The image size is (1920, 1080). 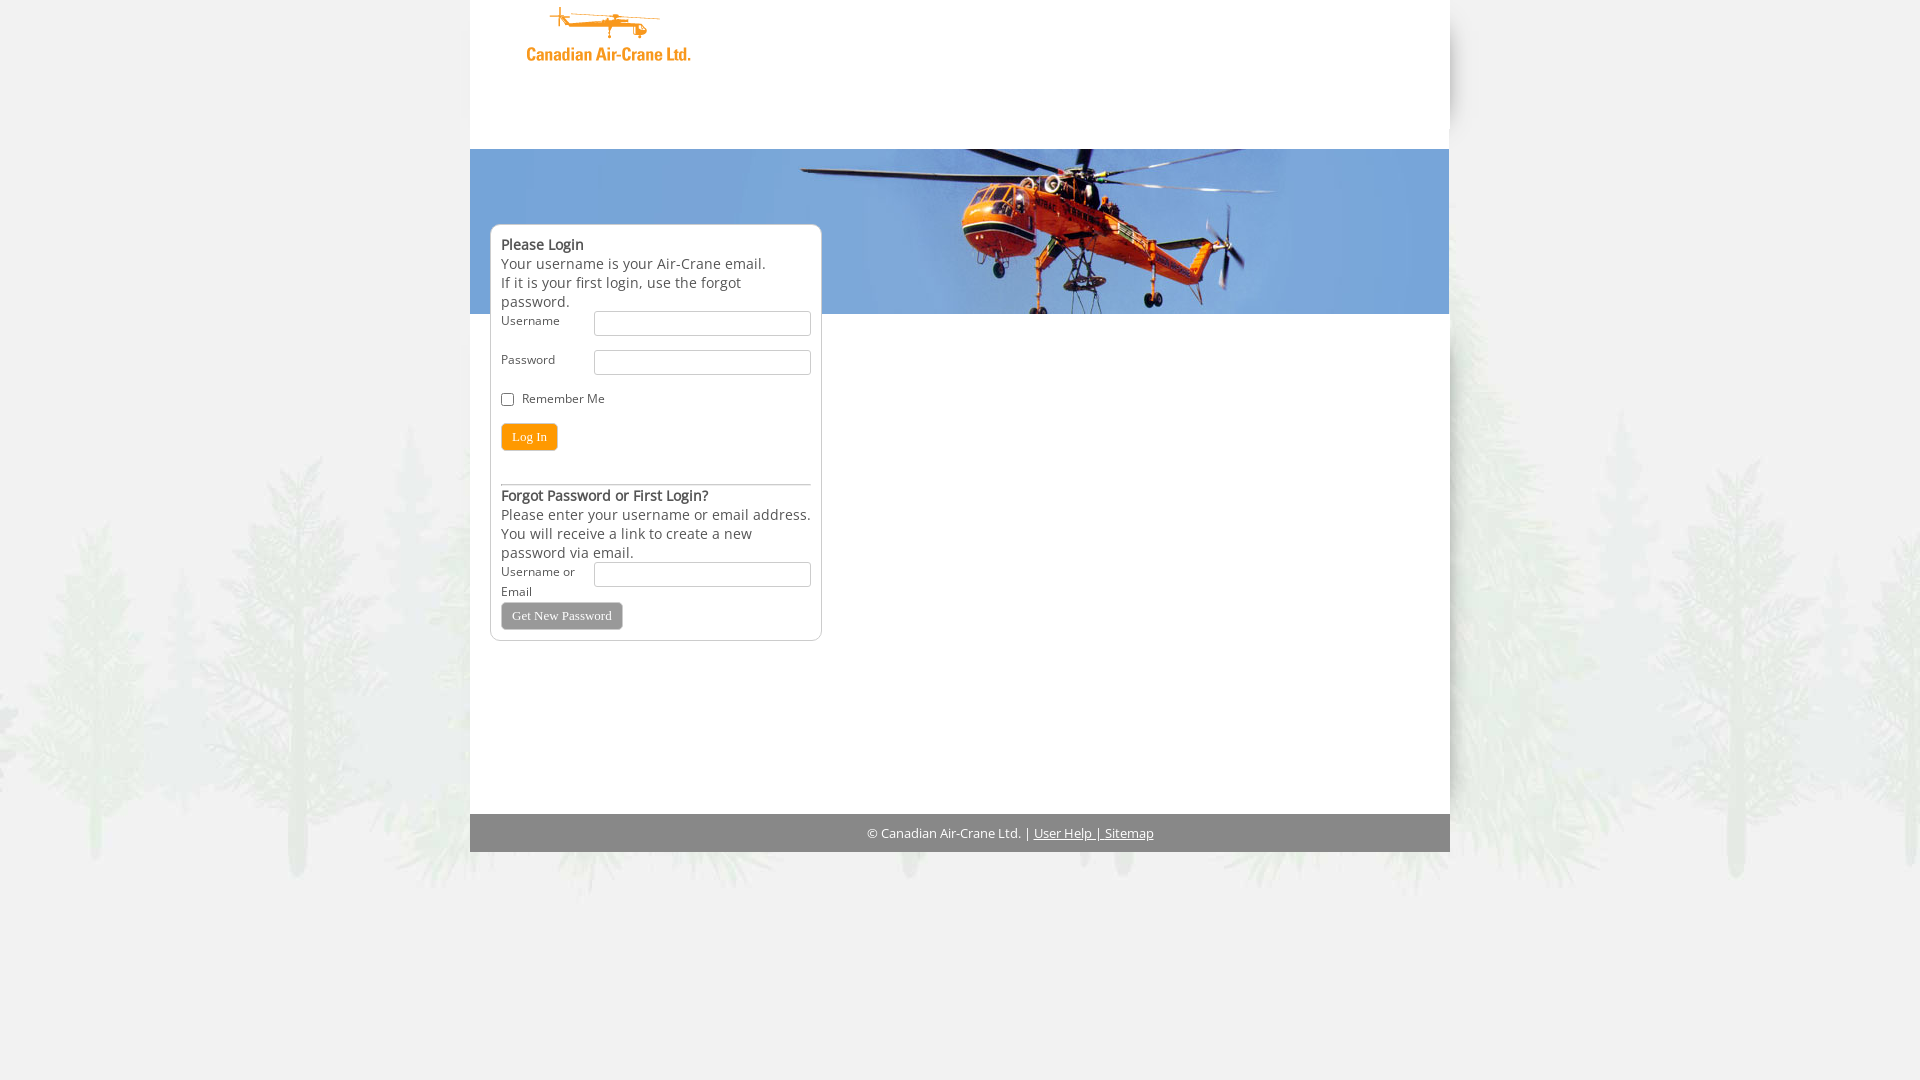 What do you see at coordinates (1128, 833) in the screenshot?
I see `'Sitemap'` at bounding box center [1128, 833].